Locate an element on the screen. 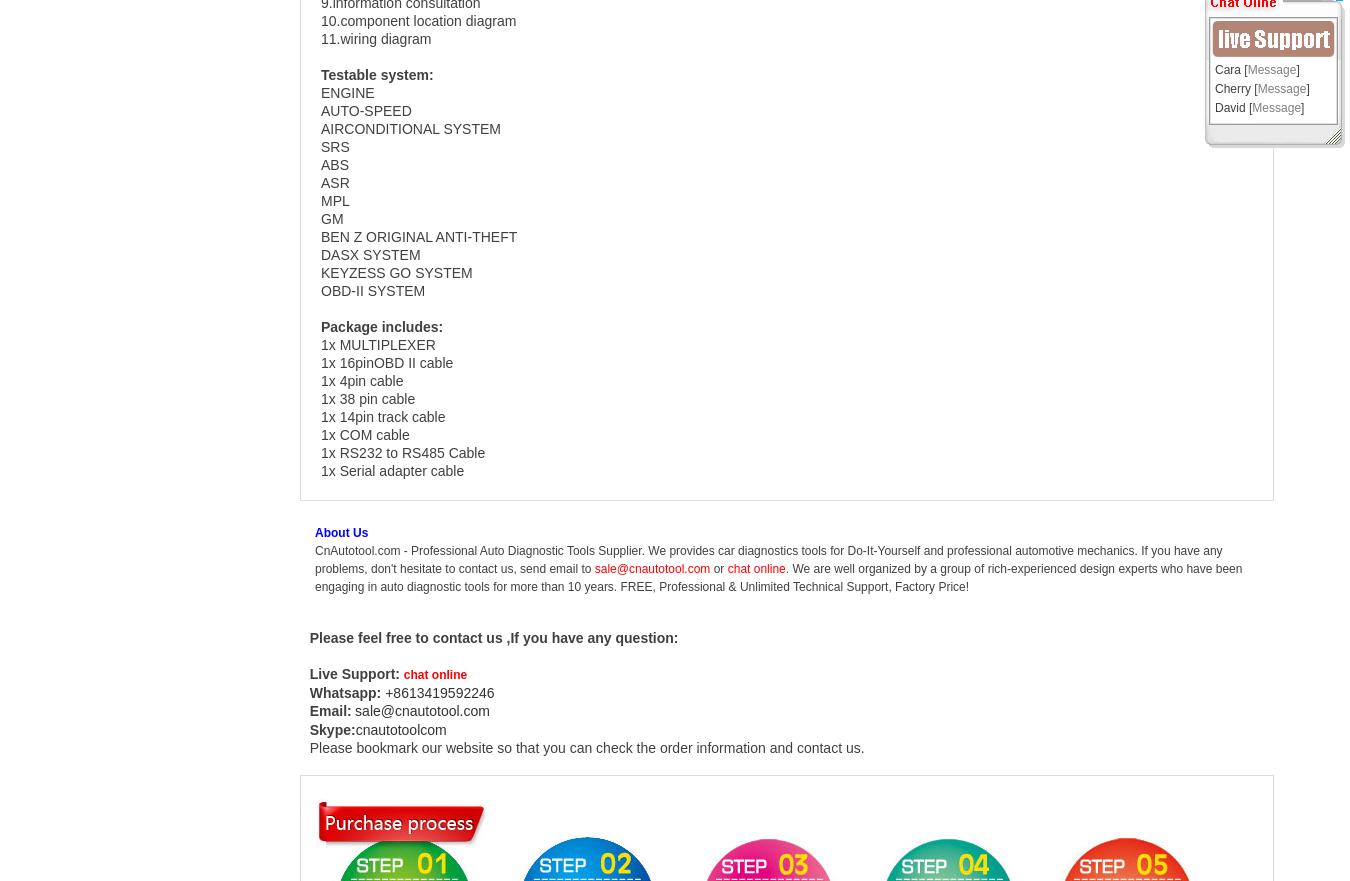  'SRS' is located at coordinates (335, 146).